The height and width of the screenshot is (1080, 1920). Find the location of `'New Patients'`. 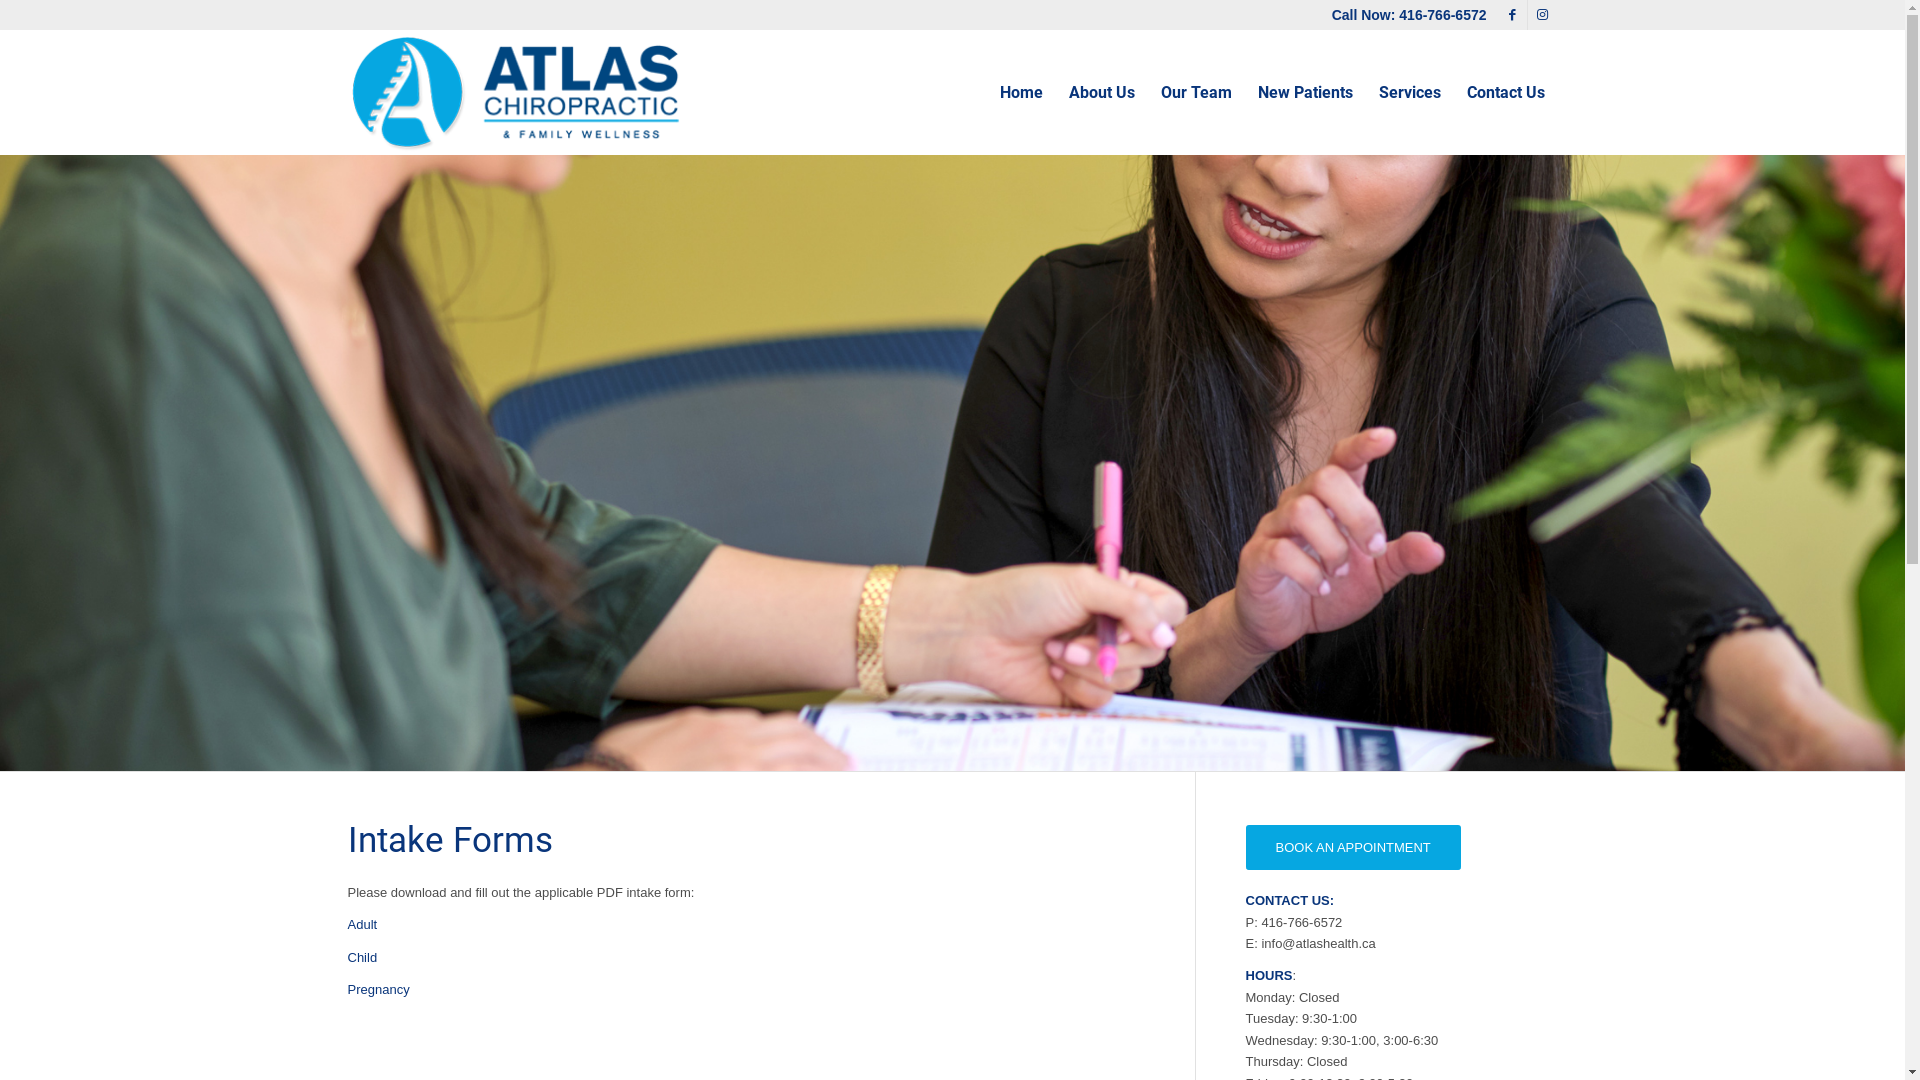

'New Patients' is located at coordinates (1242, 92).